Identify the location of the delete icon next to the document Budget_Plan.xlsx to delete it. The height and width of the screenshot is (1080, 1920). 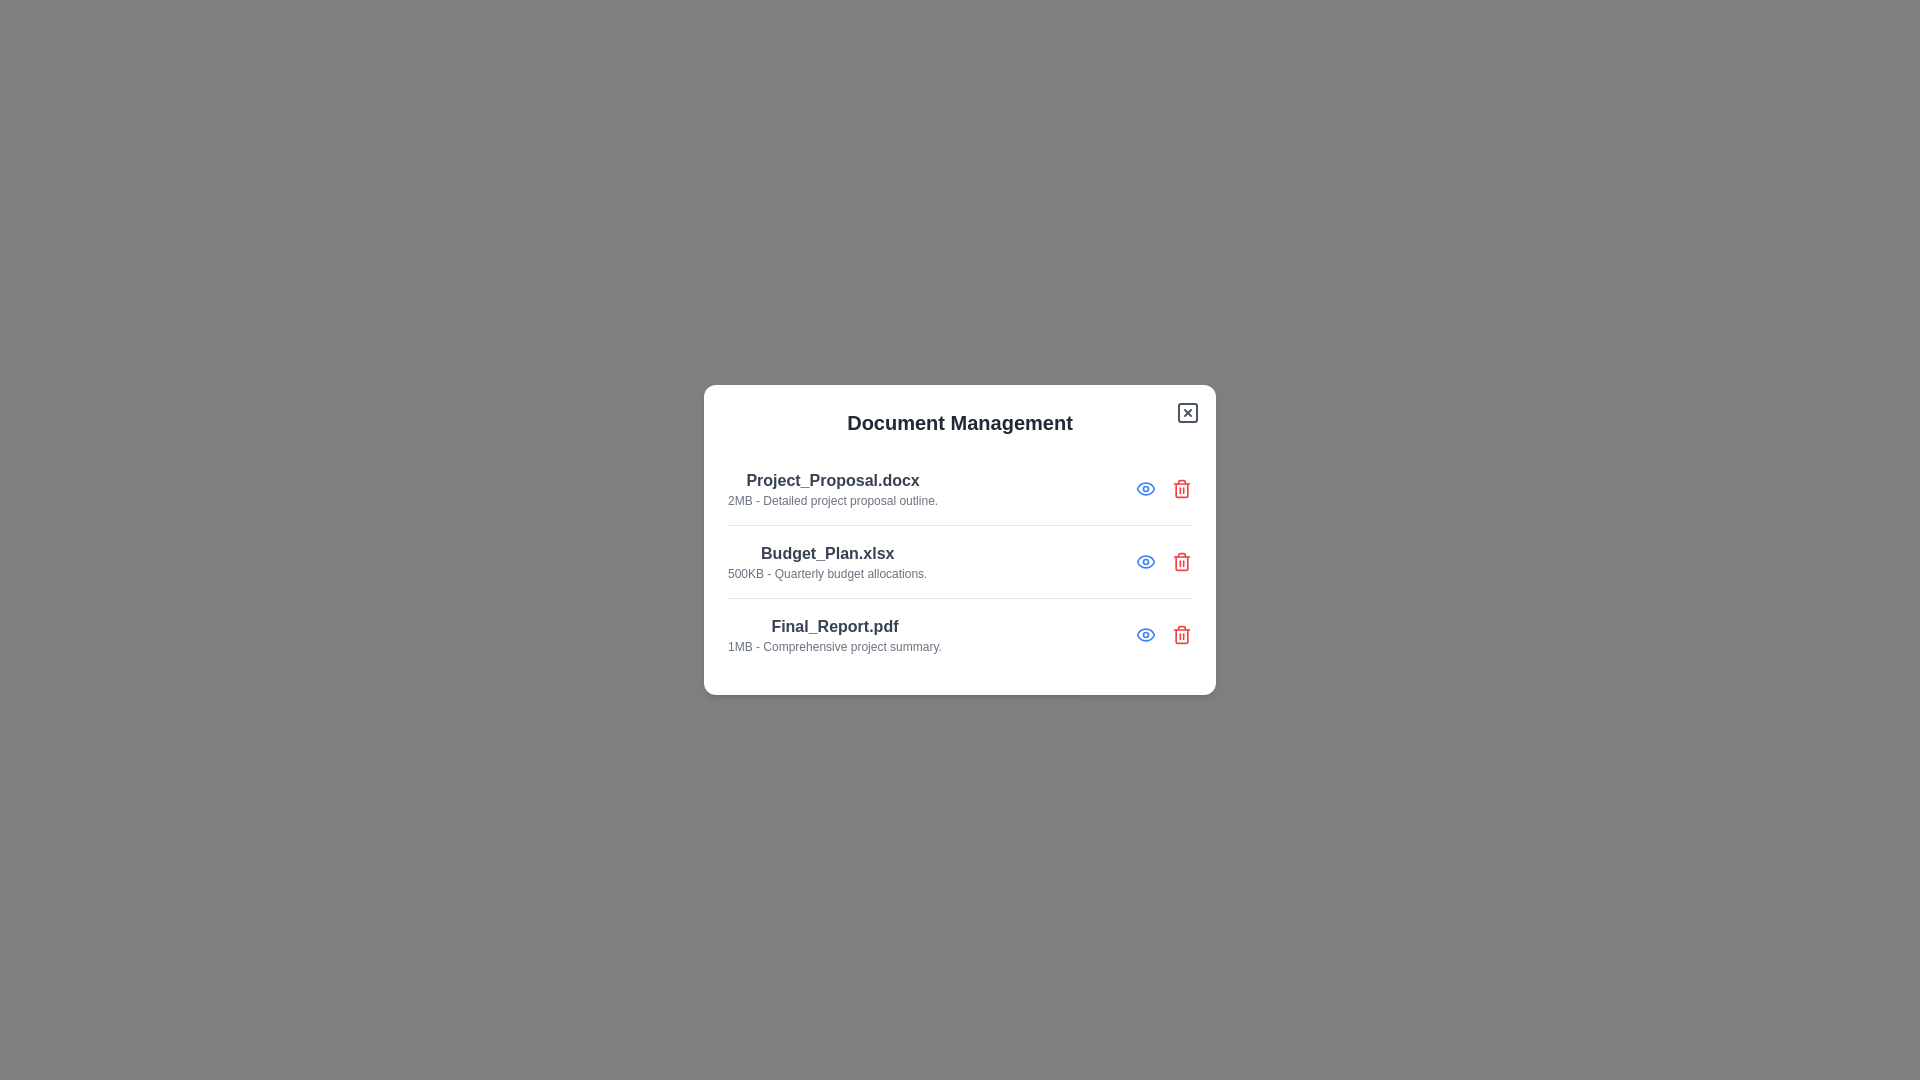
(1181, 562).